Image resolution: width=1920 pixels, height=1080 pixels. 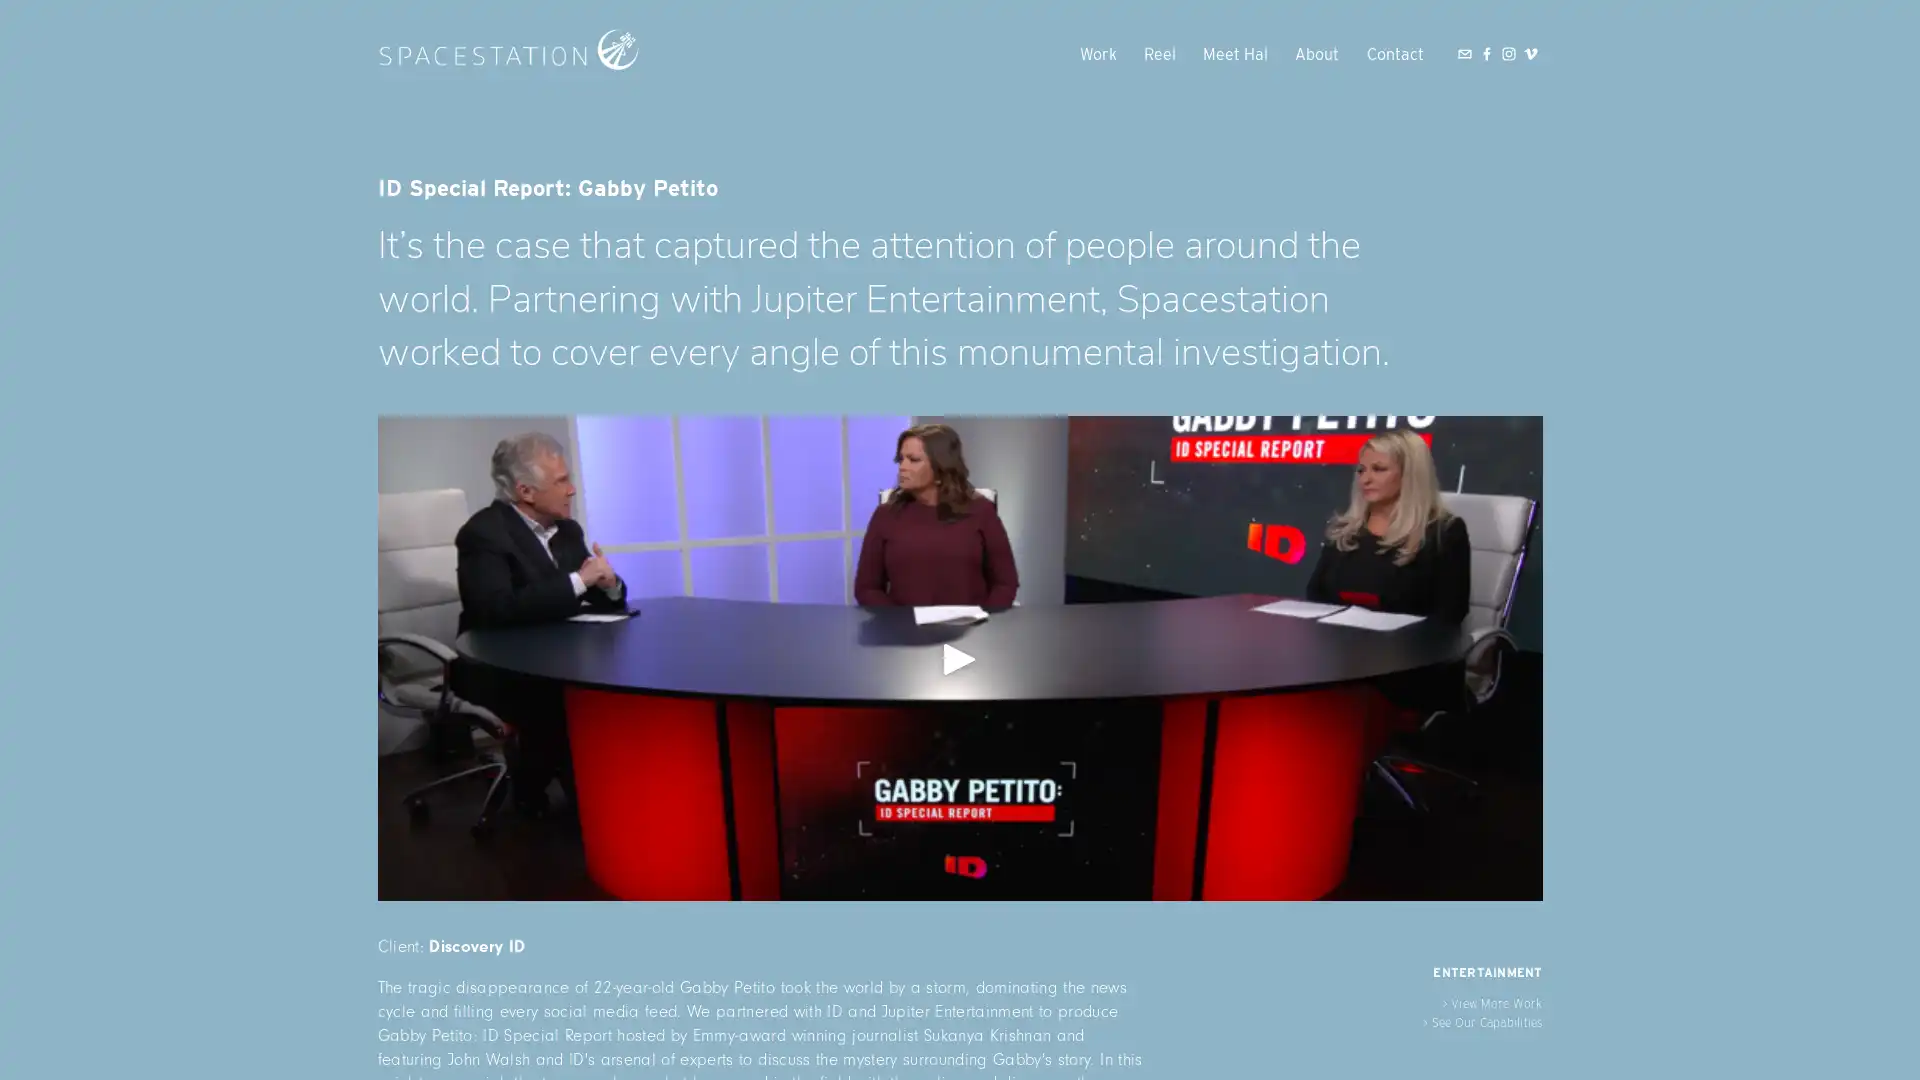 What do you see at coordinates (958, 658) in the screenshot?
I see `View fullsize` at bounding box center [958, 658].